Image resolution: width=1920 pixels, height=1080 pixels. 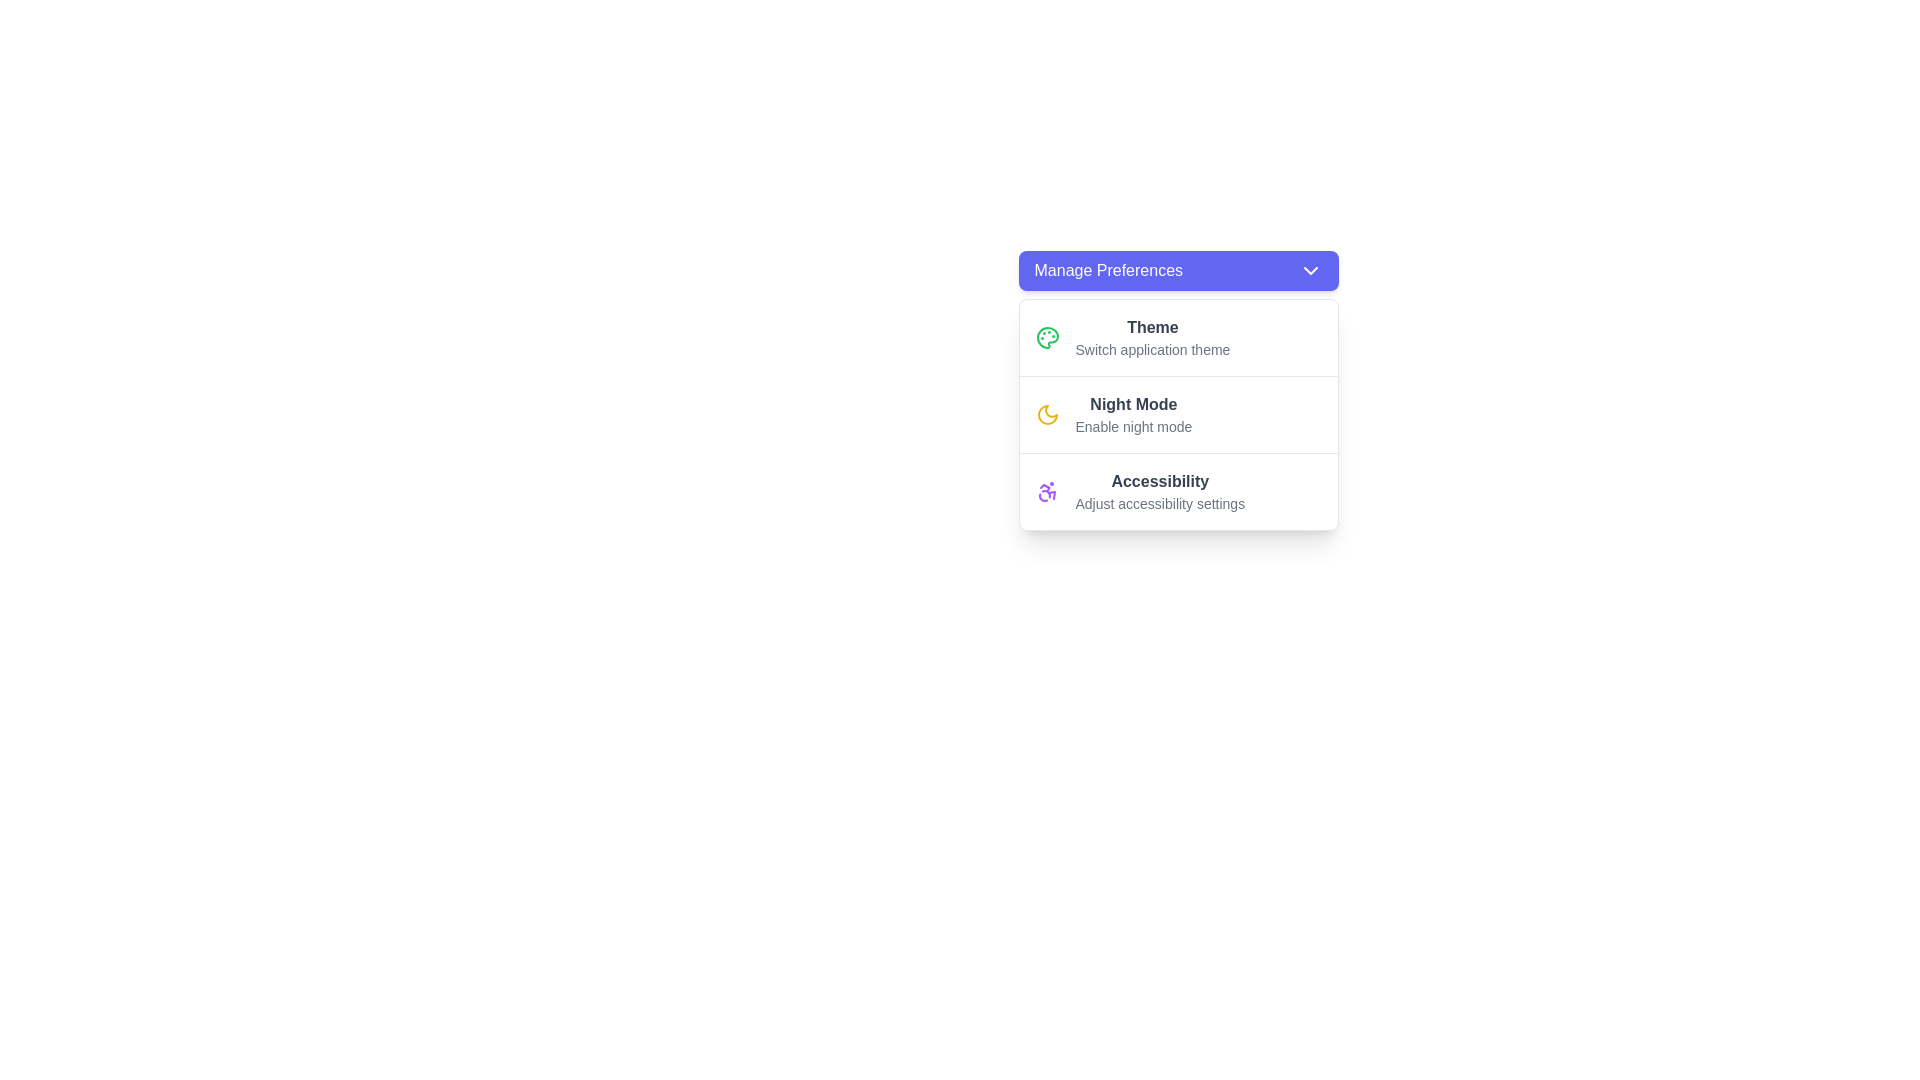 What do you see at coordinates (1133, 405) in the screenshot?
I see `the label that indicates the option to enable night mode within the 'Manage Preferences' menu` at bounding box center [1133, 405].